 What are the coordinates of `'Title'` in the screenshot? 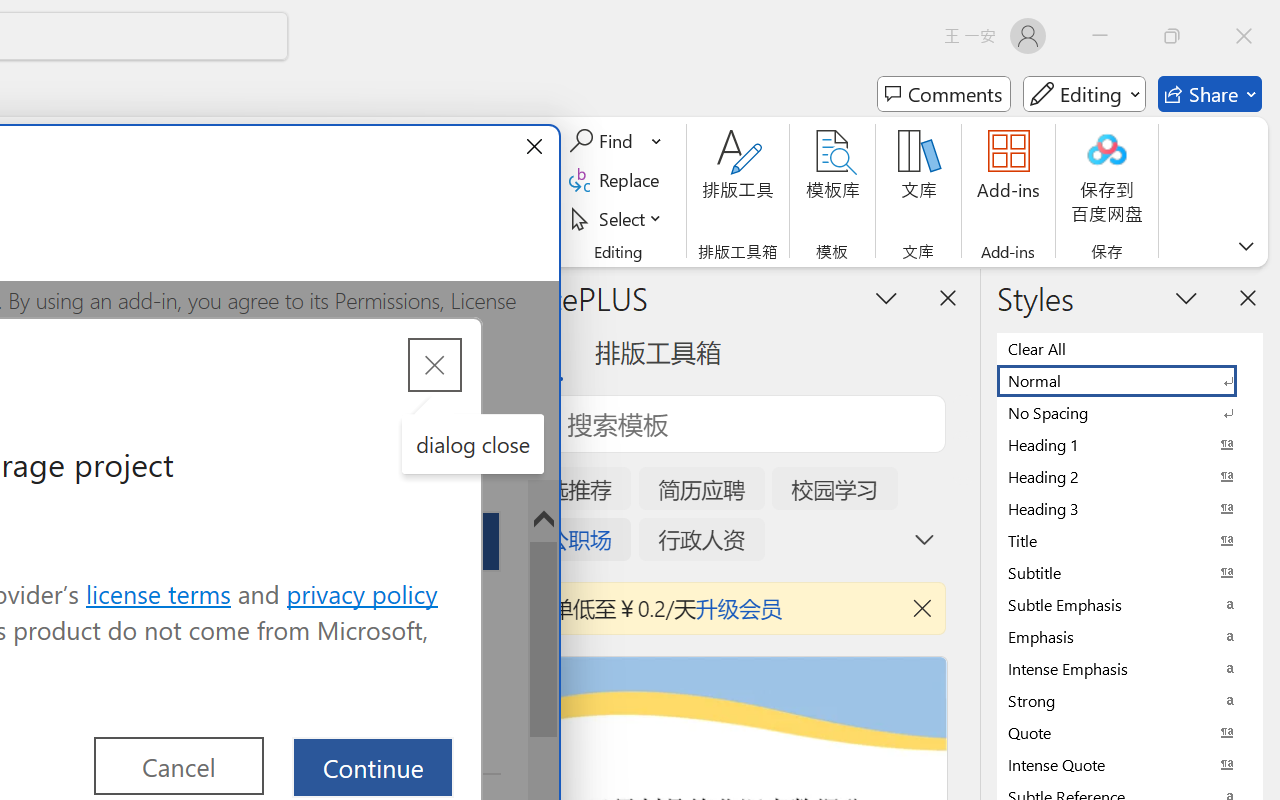 It's located at (1130, 540).